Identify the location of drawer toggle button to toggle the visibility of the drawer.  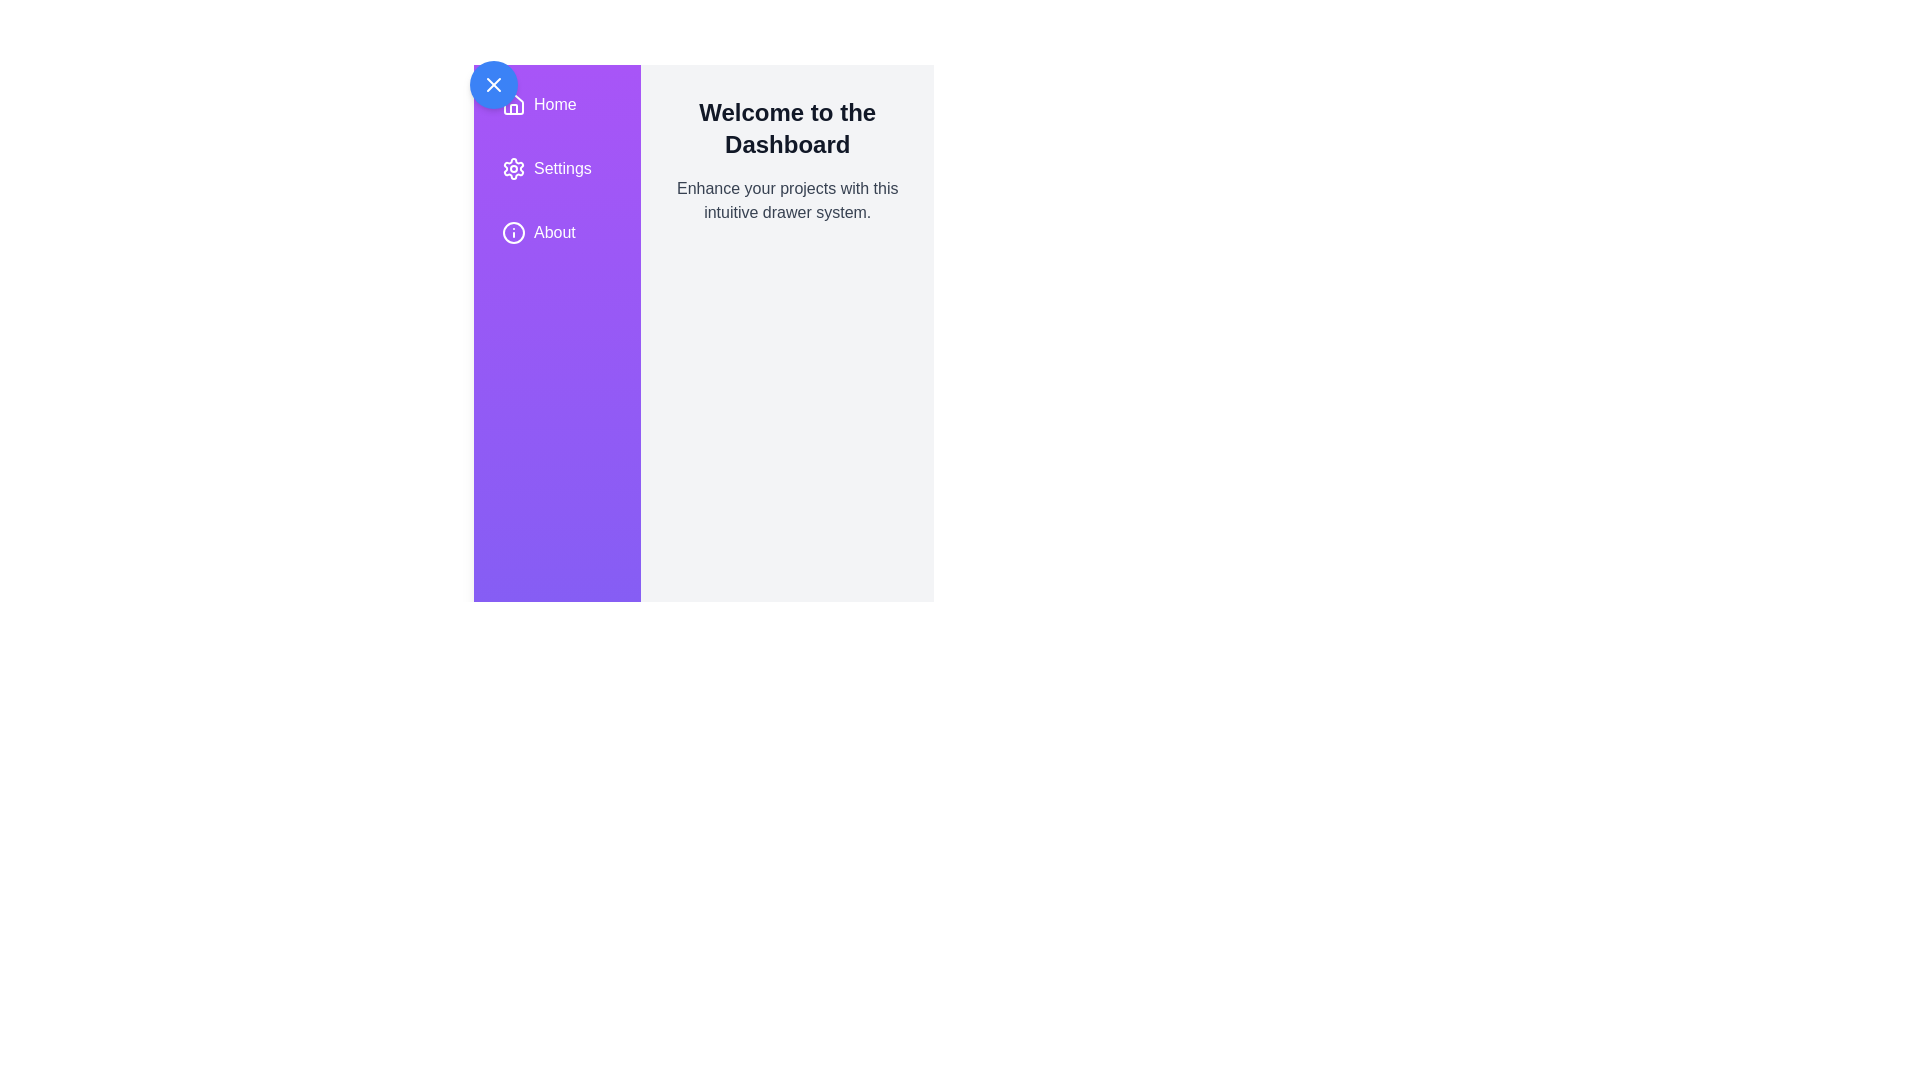
(494, 83).